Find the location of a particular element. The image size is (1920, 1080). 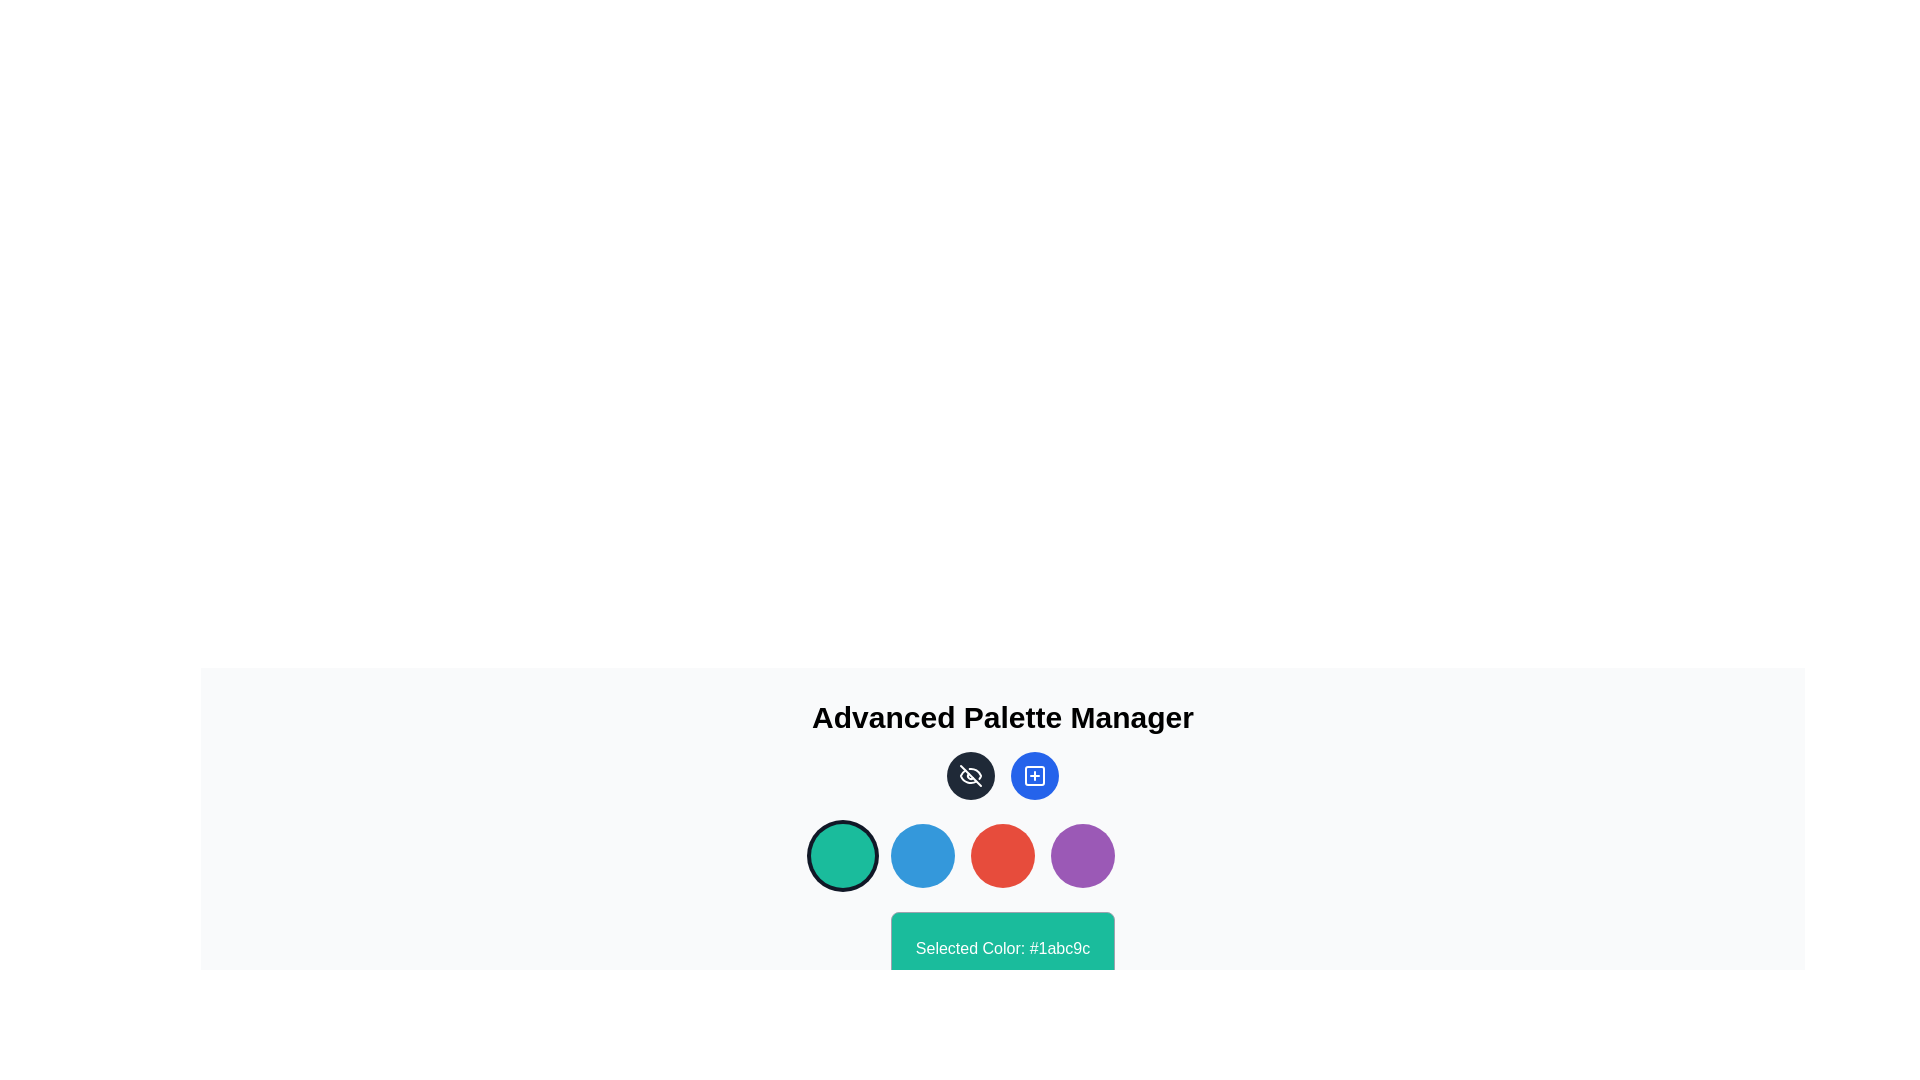

the leftmost Icon button in the horizontal group above the row of colored circles is located at coordinates (970, 774).